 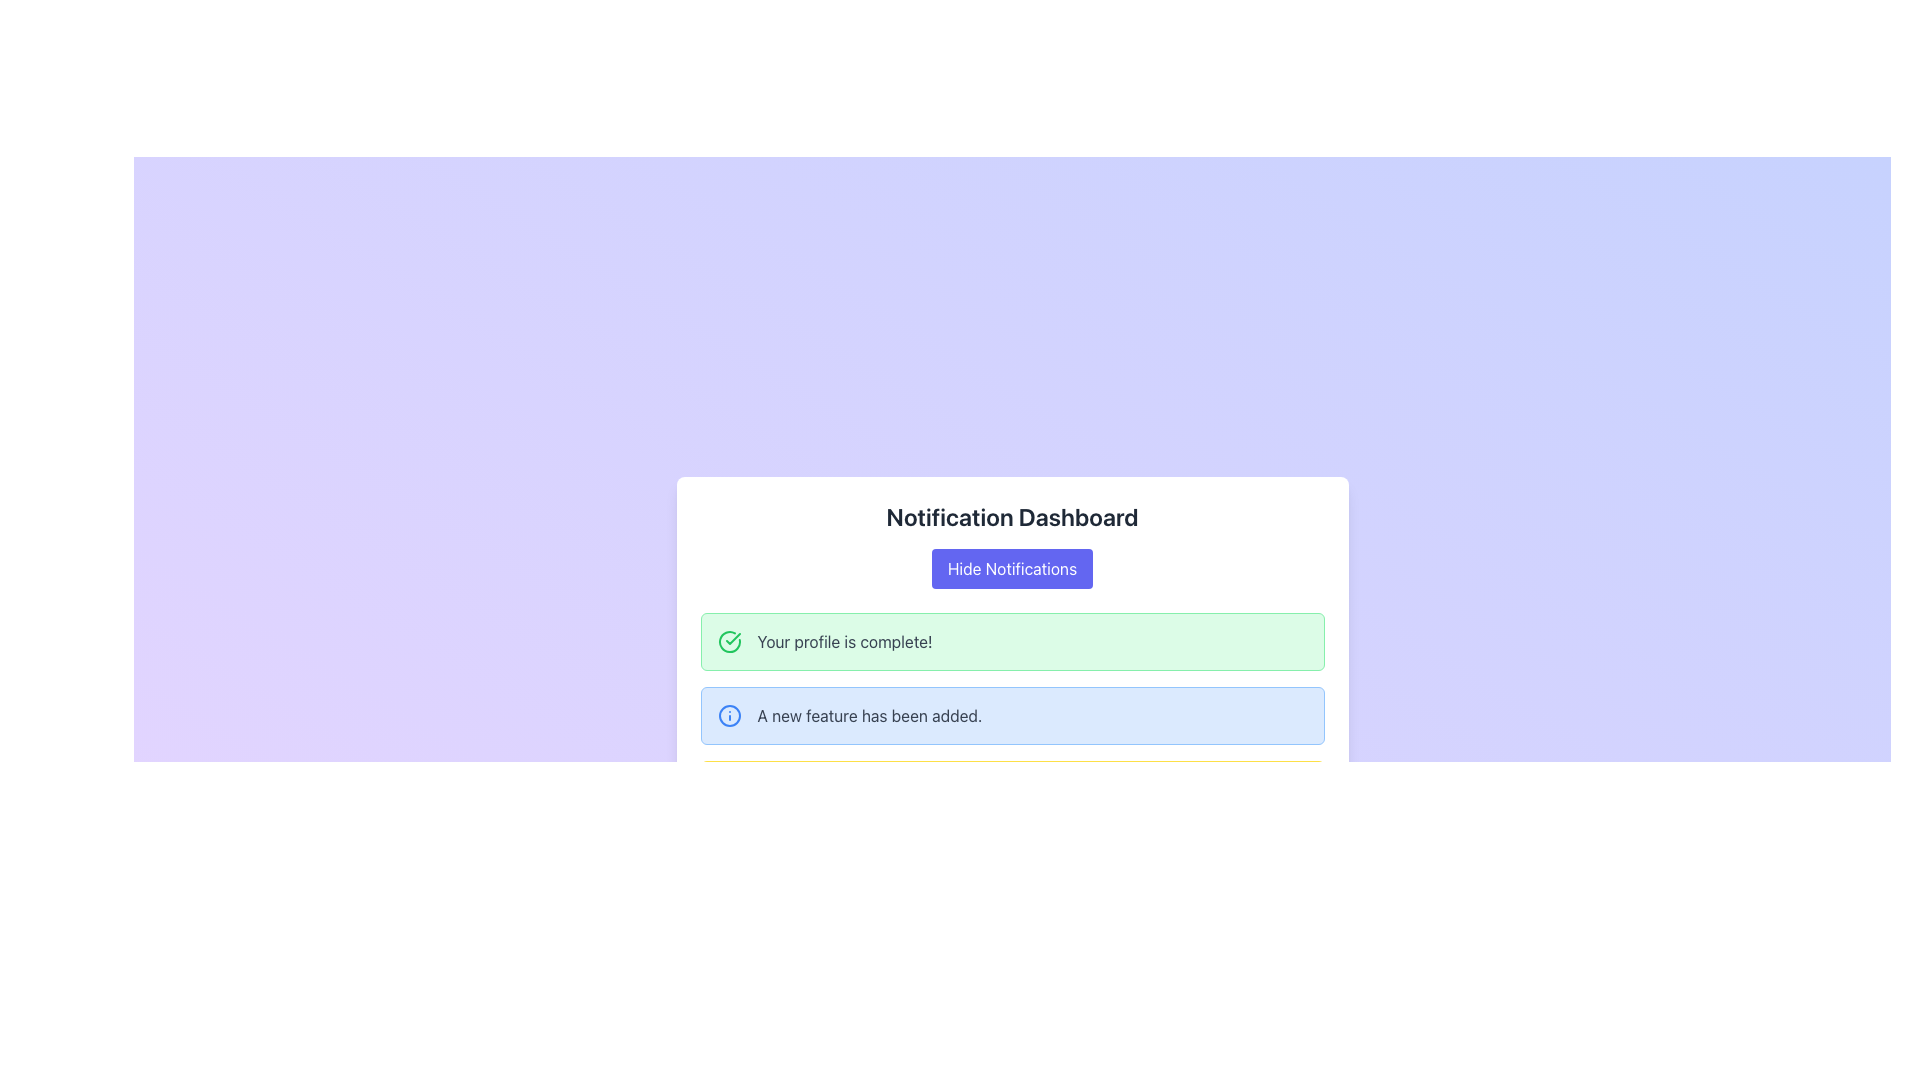 What do you see at coordinates (1012, 641) in the screenshot?
I see `the informational notification box that has a light green background and contains the message 'Your profile is complete!'` at bounding box center [1012, 641].